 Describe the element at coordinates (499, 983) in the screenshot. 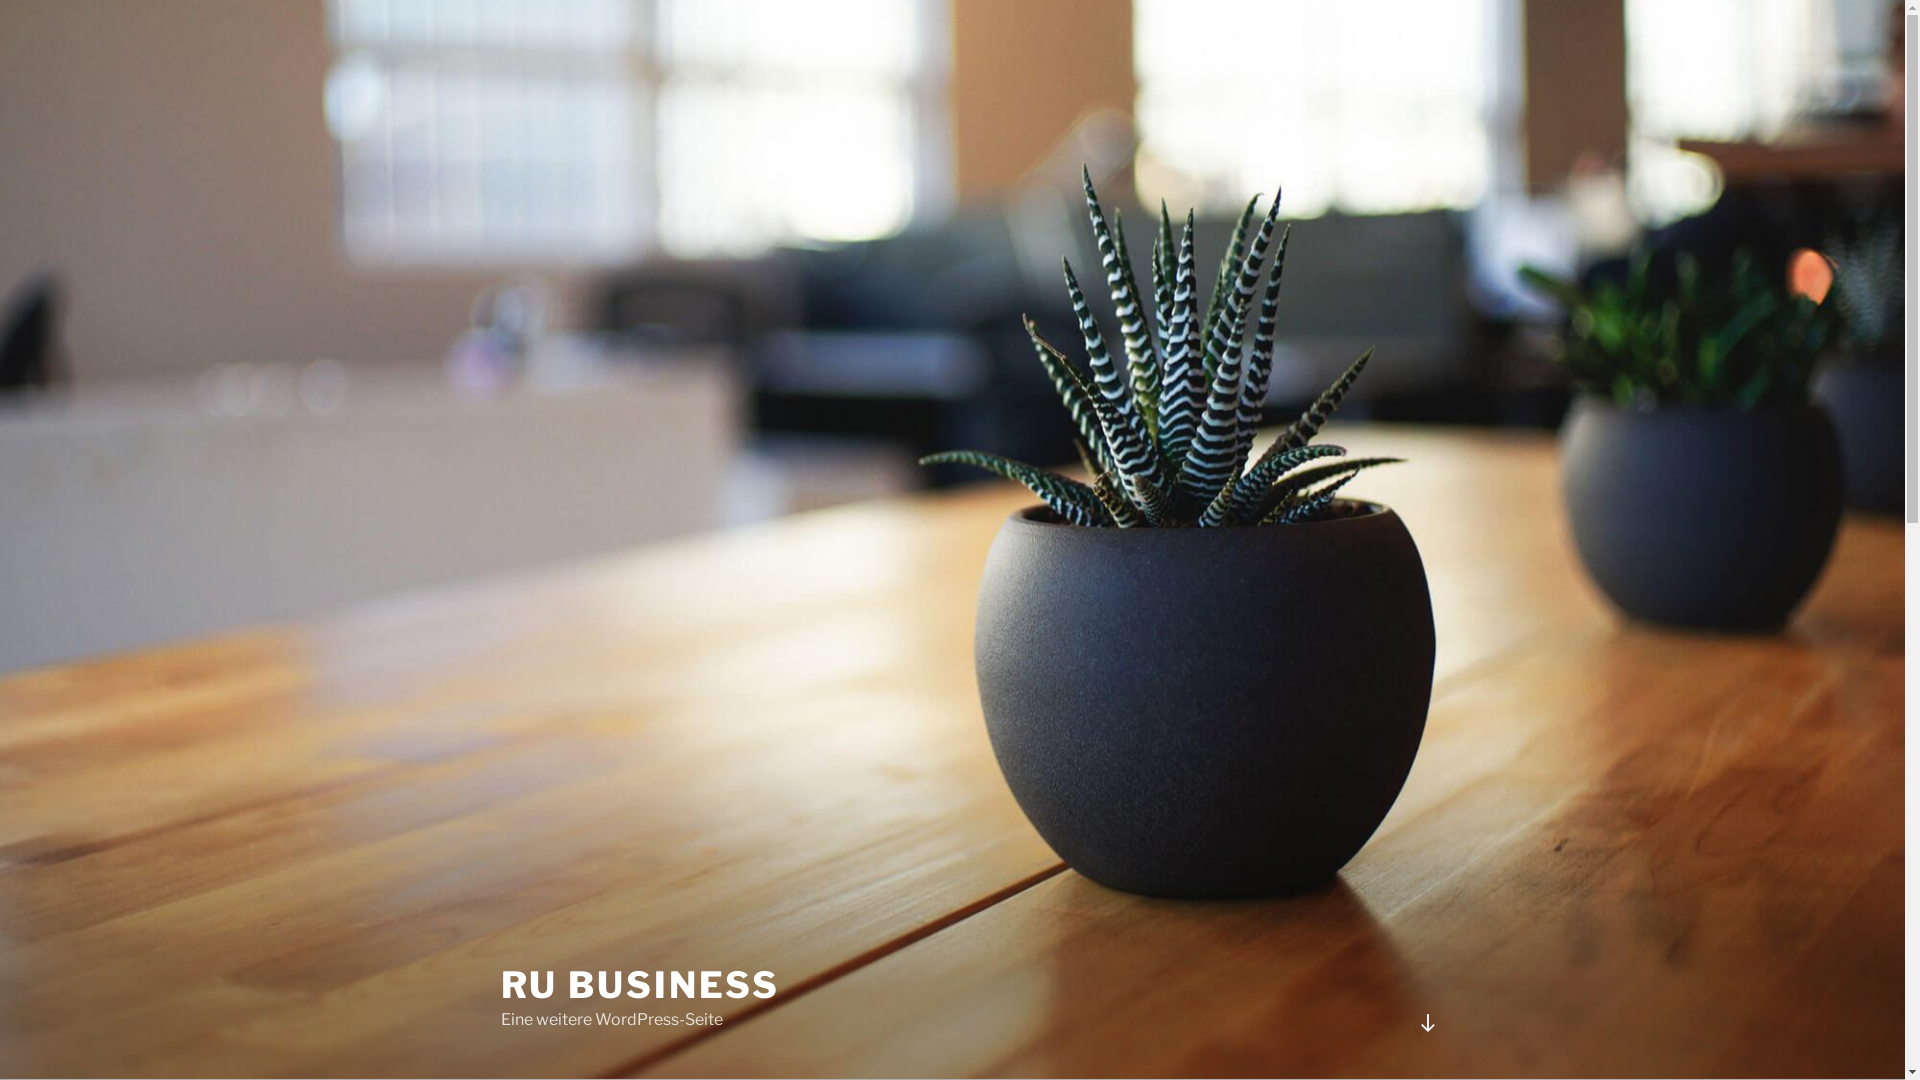

I see `'RU BUSINESS'` at that location.